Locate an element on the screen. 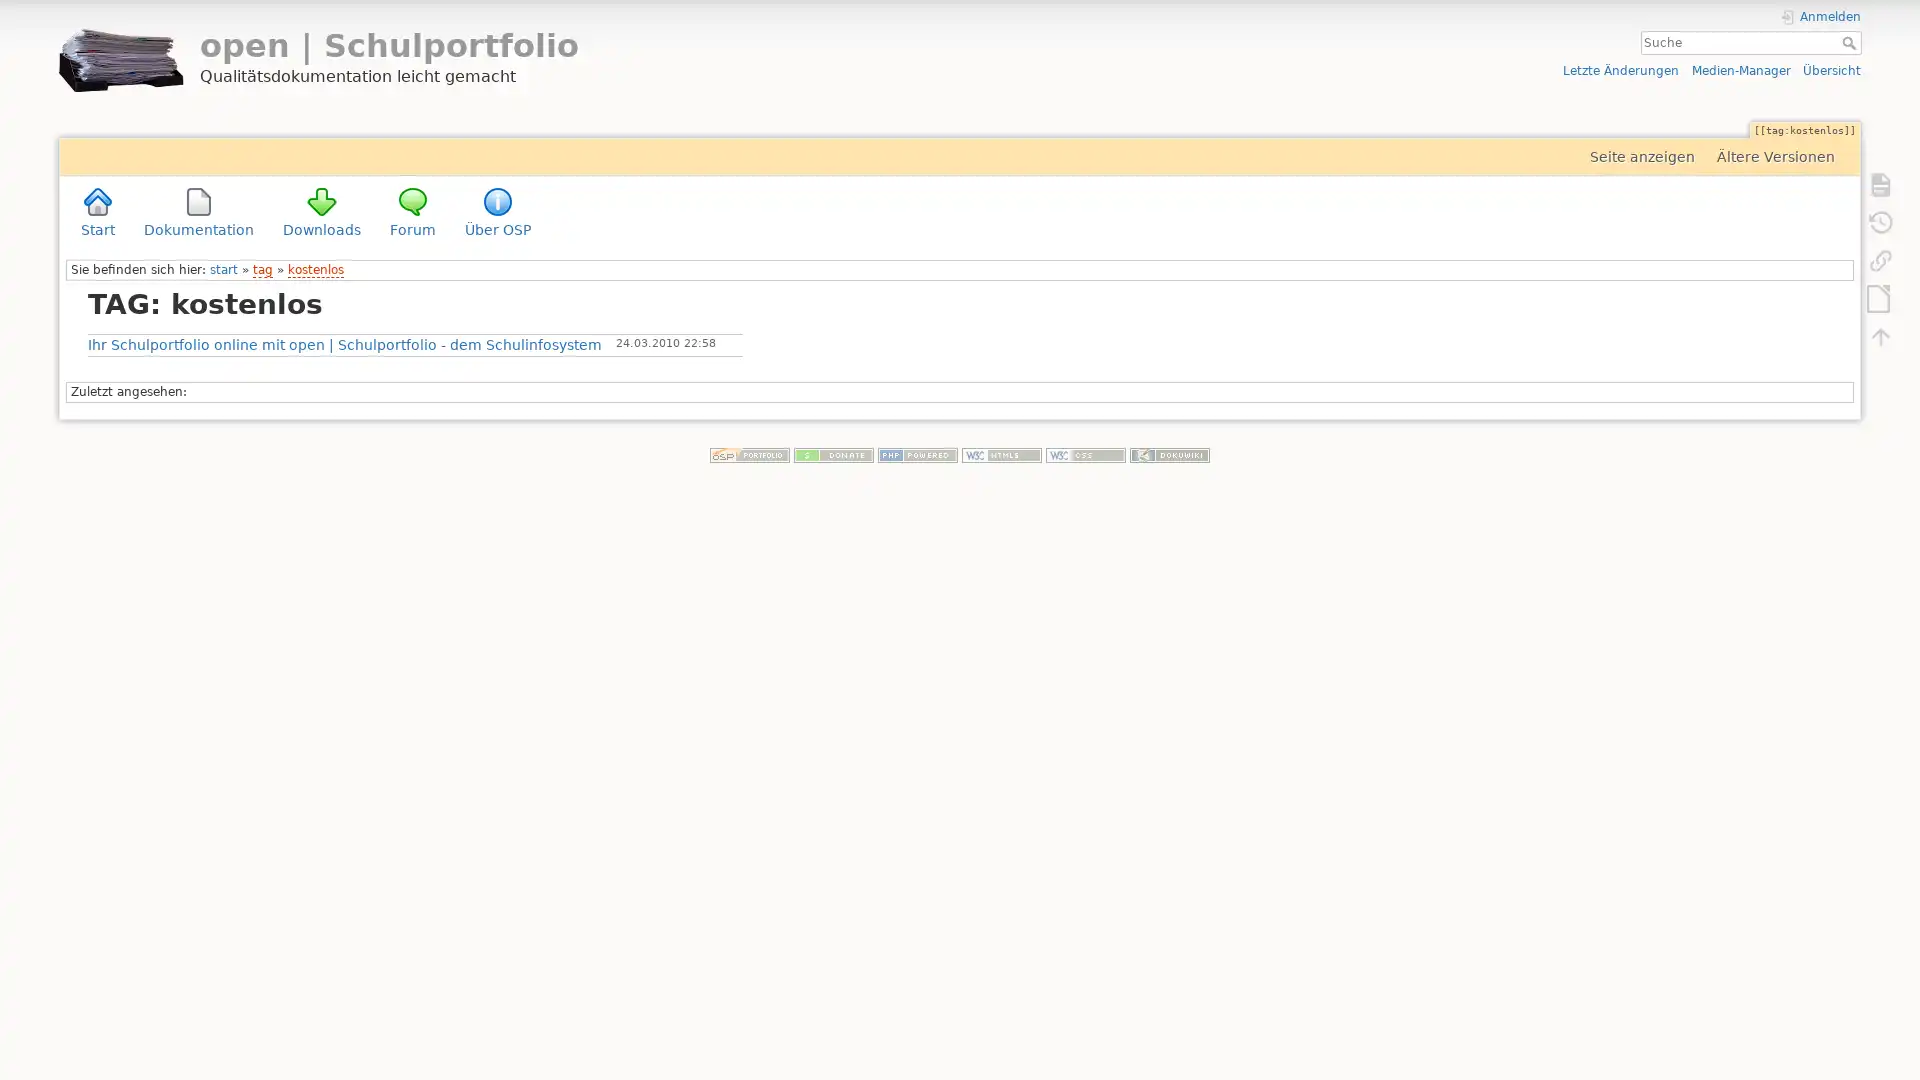 The width and height of the screenshot is (1920, 1080). Suche is located at coordinates (1849, 42).